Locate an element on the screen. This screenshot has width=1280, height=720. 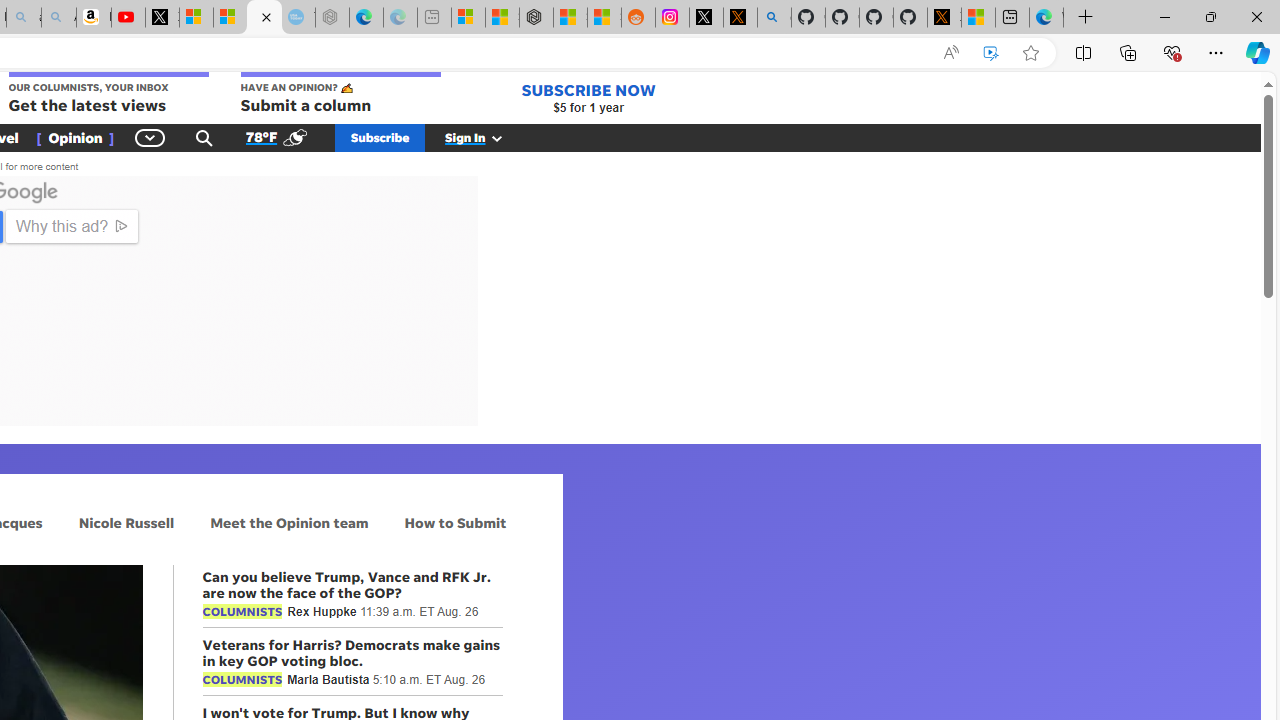
'OUR COLUMNISTS, YOUR INBOX Get the latest views' is located at coordinates (107, 94).